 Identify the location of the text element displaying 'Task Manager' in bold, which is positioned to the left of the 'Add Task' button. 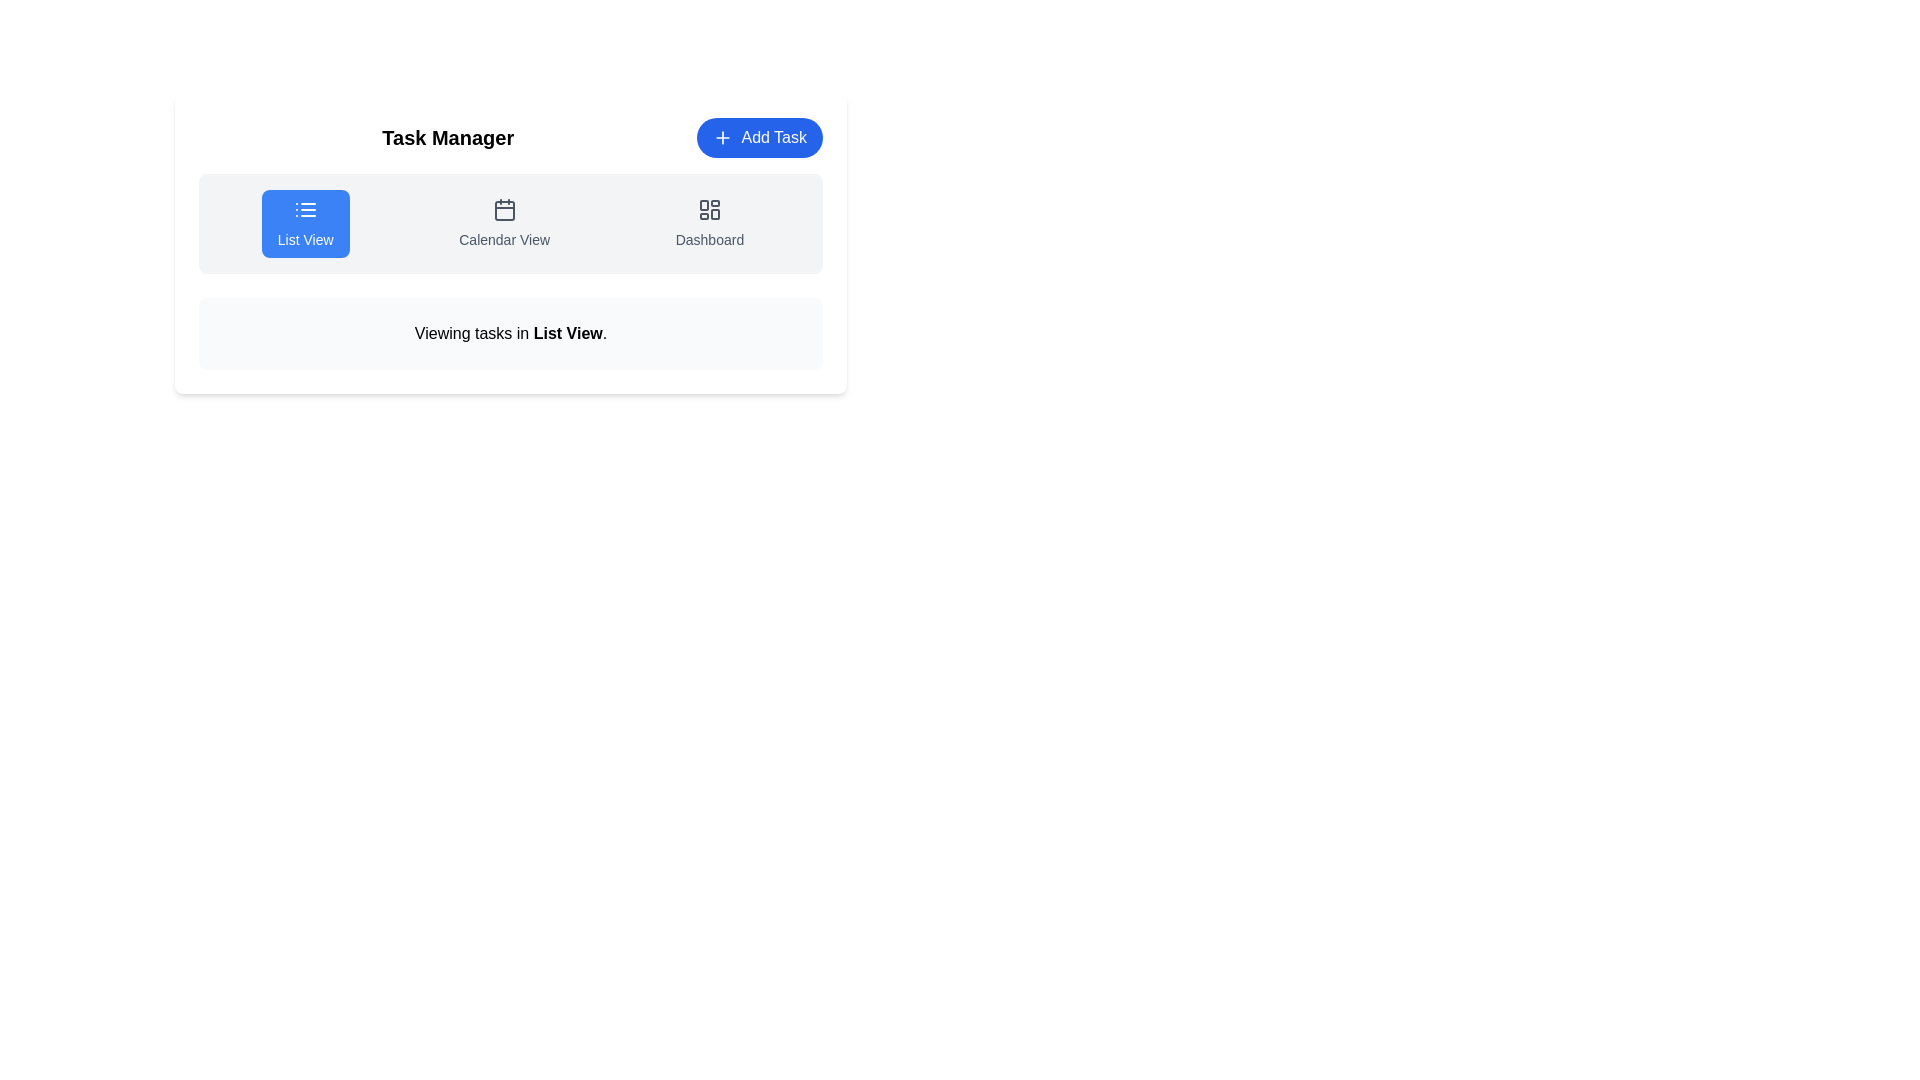
(447, 137).